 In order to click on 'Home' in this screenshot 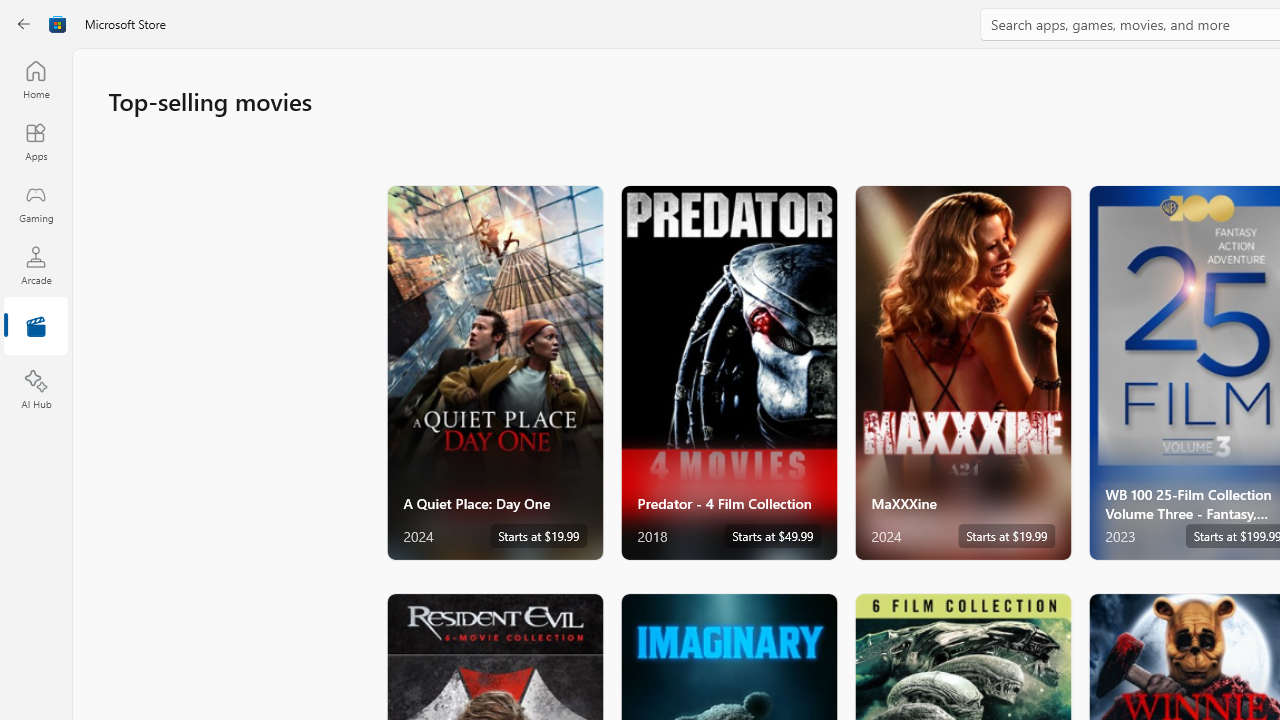, I will do `click(35, 78)`.